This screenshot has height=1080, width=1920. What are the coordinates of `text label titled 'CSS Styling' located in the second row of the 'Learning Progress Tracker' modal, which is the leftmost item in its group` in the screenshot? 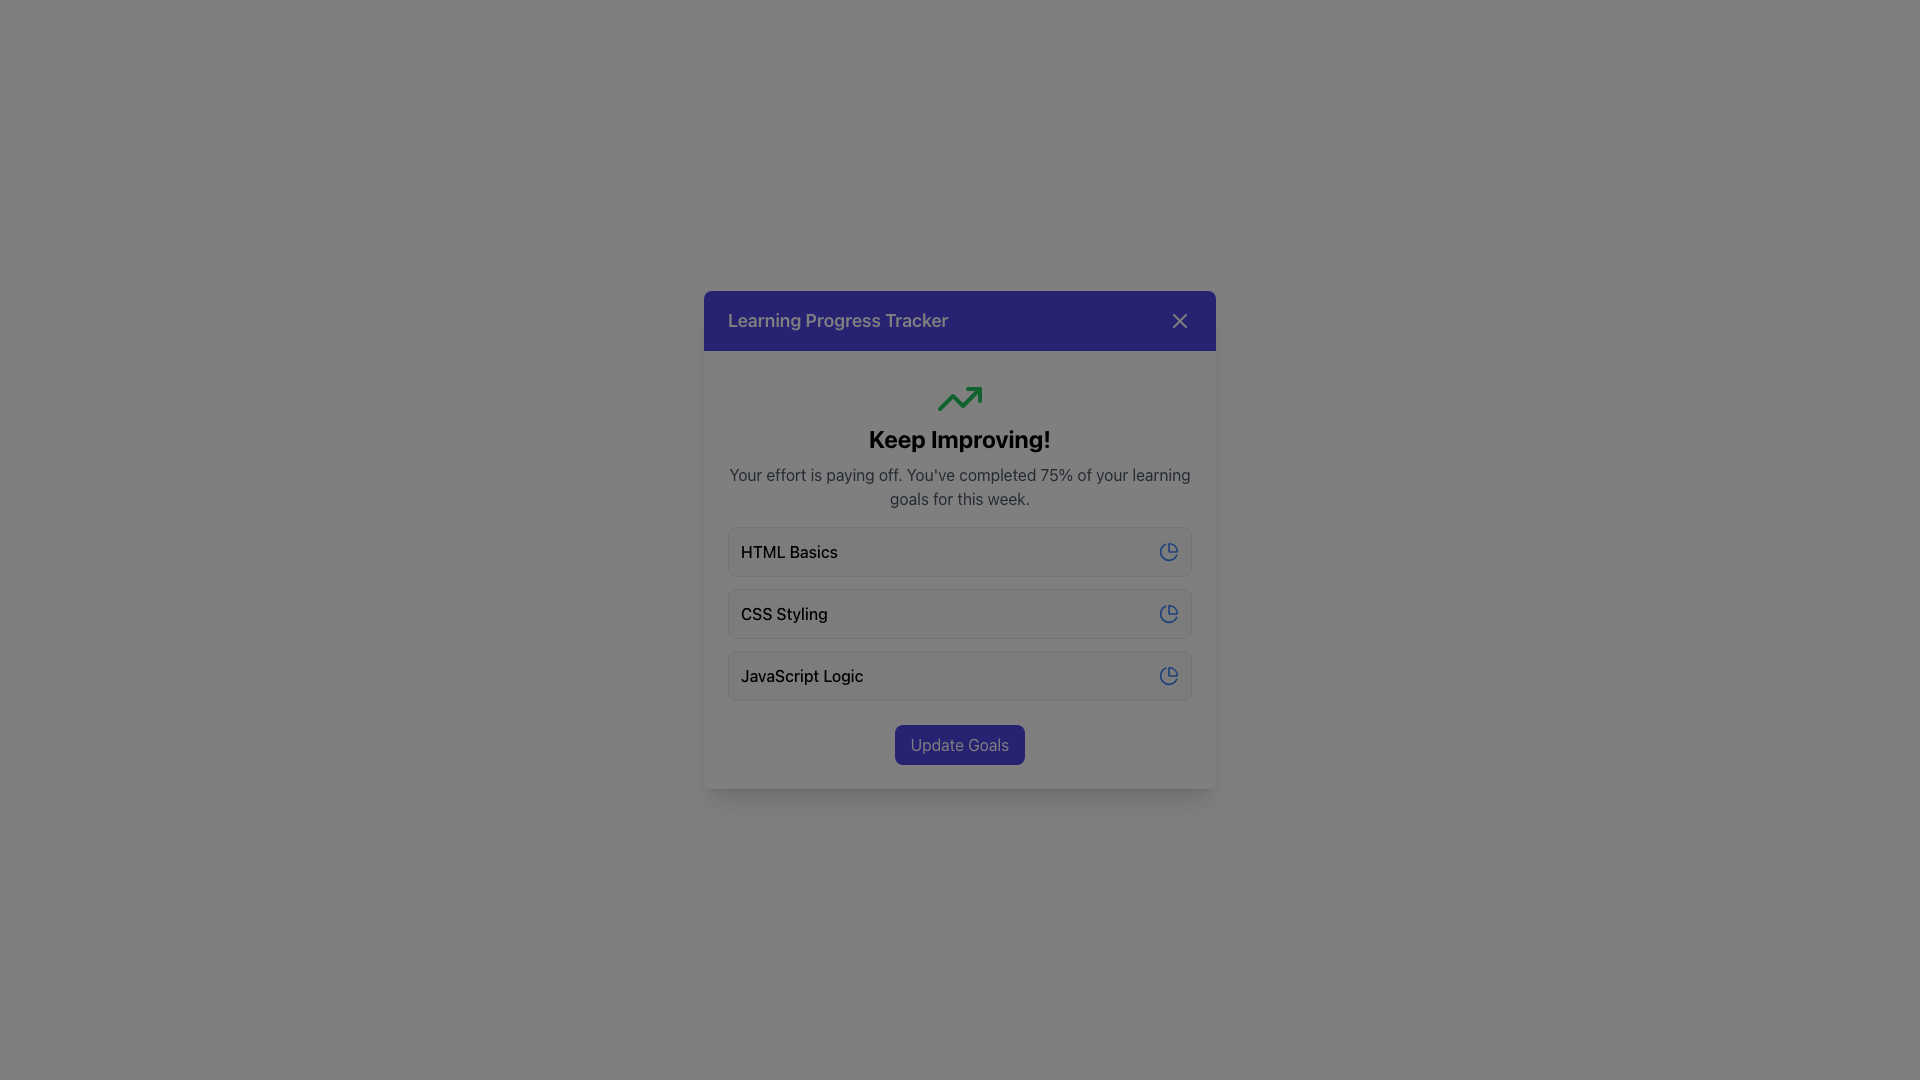 It's located at (783, 612).